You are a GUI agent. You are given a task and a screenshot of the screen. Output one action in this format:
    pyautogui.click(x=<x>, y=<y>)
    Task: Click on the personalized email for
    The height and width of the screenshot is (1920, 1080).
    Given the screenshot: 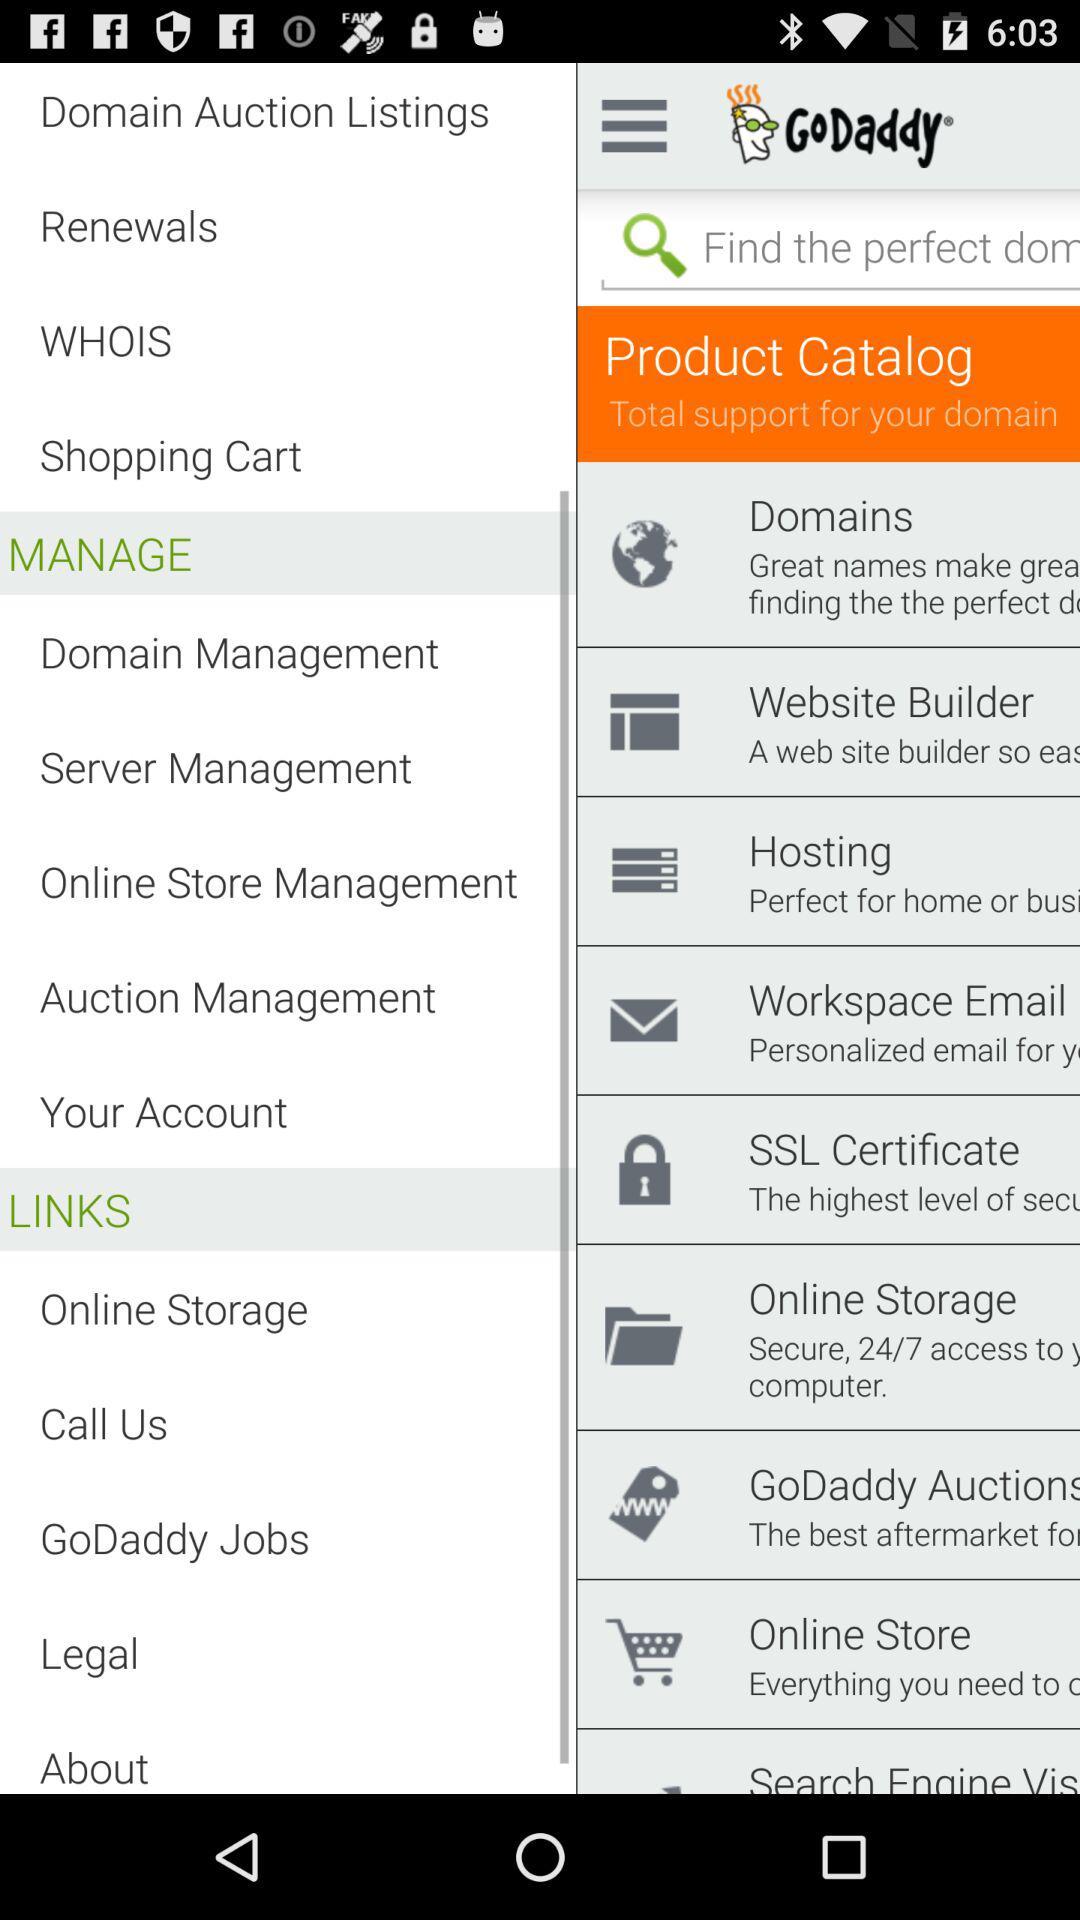 What is the action you would take?
    pyautogui.click(x=914, y=1047)
    